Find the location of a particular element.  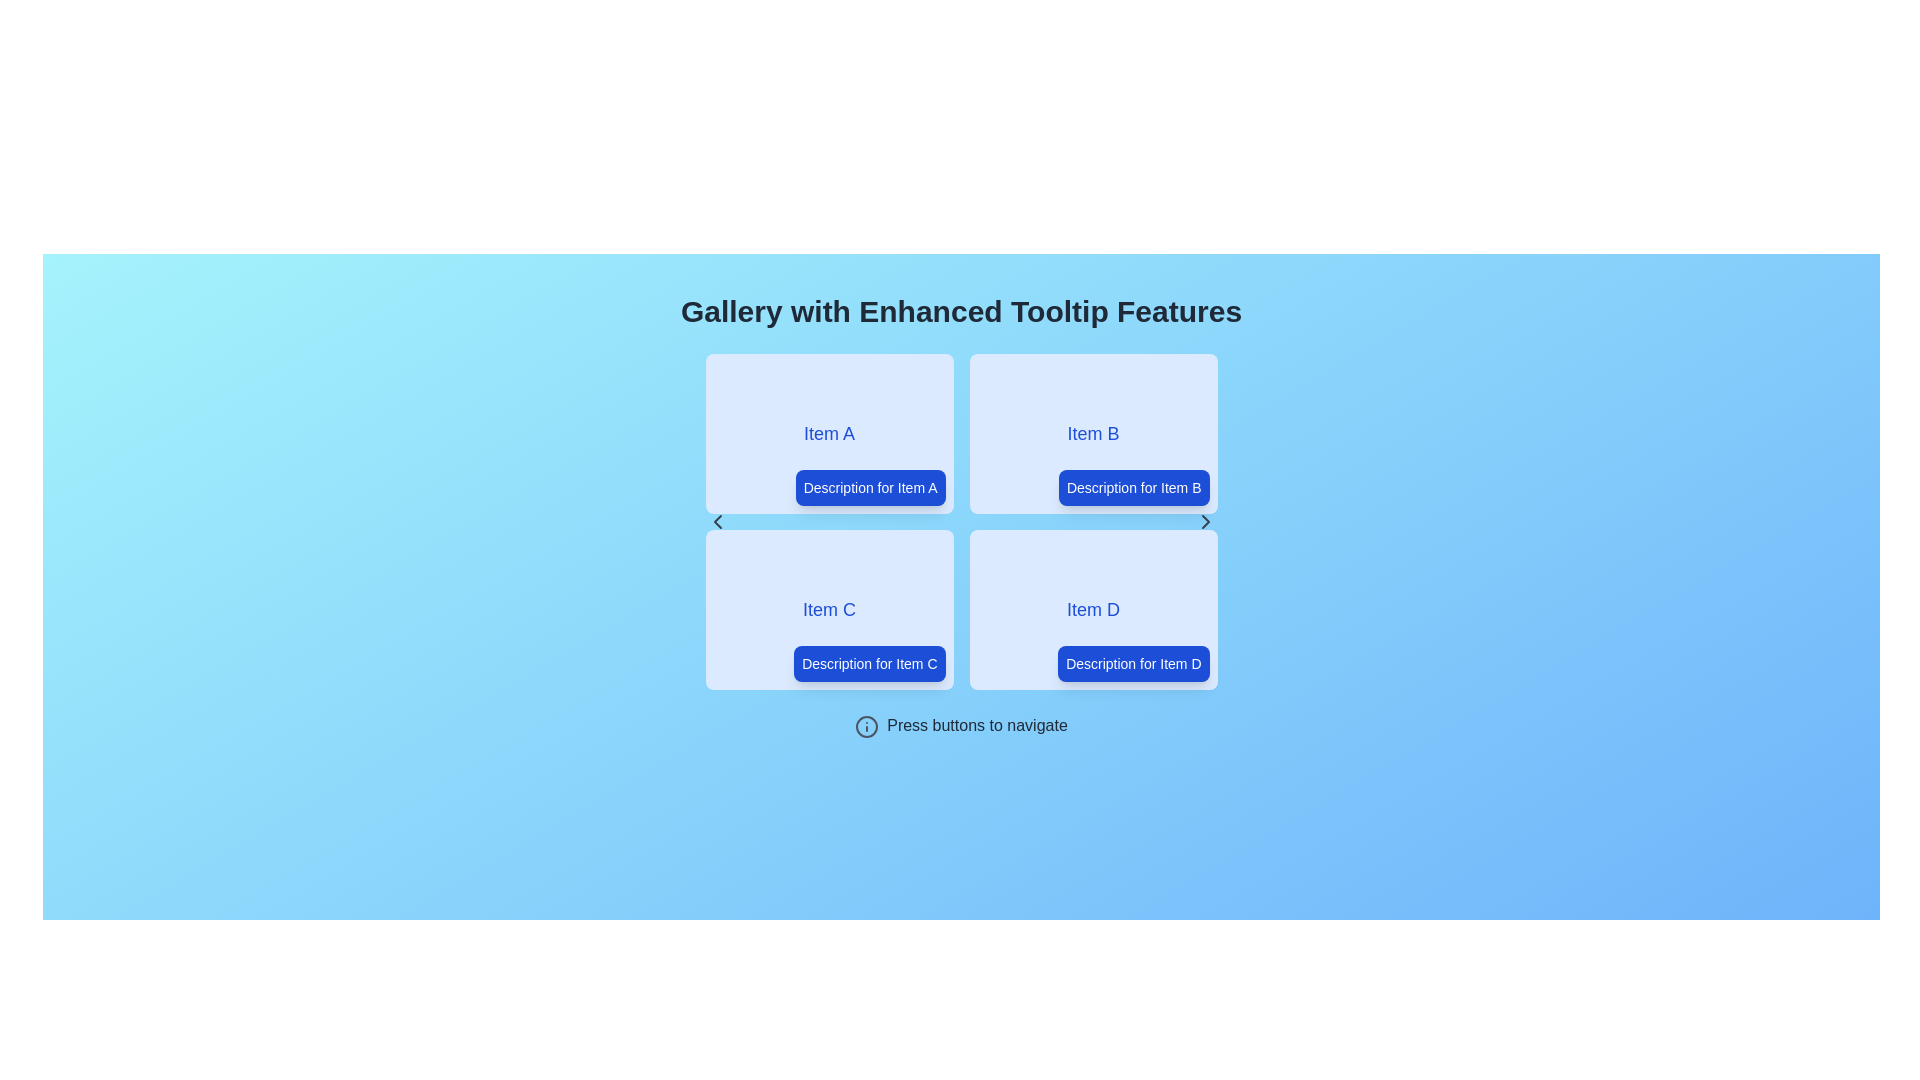

the small left-pointing chevron icon is located at coordinates (717, 520).